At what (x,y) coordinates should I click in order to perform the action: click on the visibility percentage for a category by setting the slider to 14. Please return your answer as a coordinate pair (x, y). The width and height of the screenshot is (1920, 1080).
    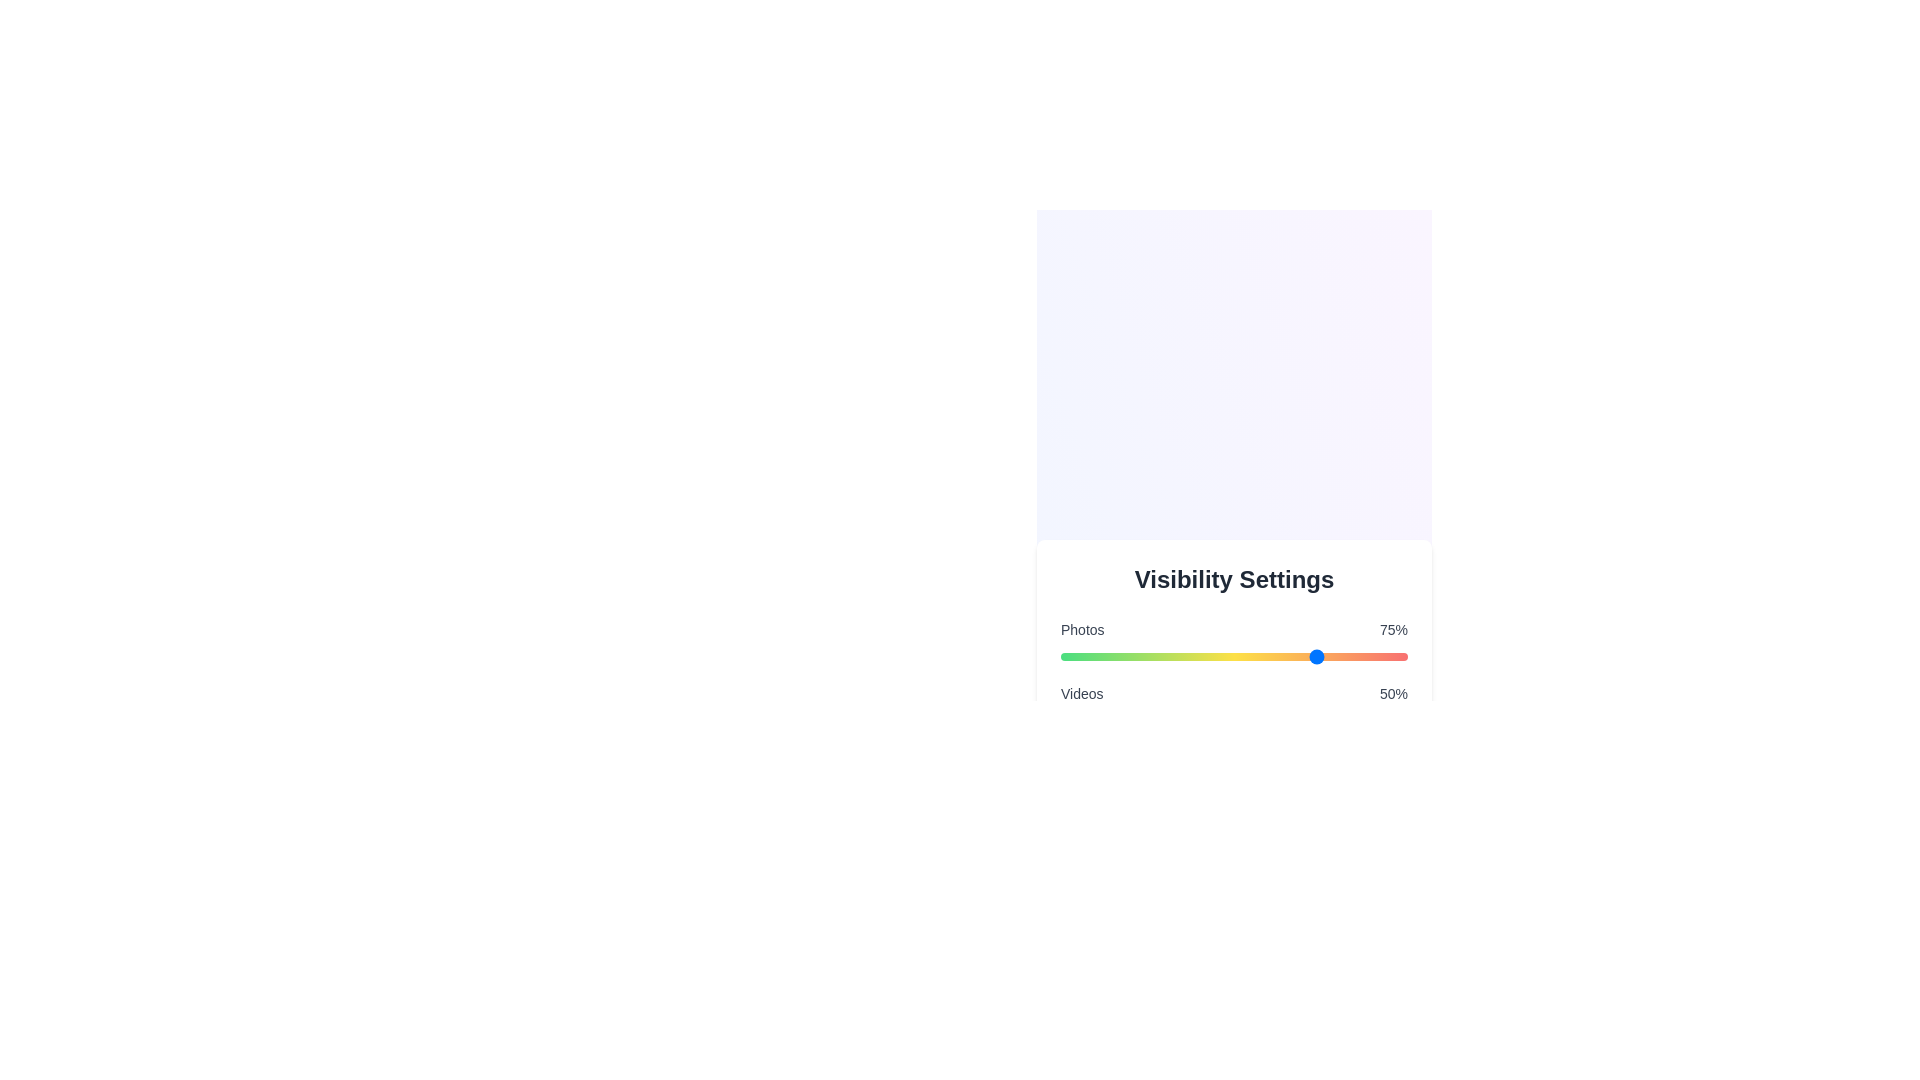
    Looking at the image, I should click on (1108, 656).